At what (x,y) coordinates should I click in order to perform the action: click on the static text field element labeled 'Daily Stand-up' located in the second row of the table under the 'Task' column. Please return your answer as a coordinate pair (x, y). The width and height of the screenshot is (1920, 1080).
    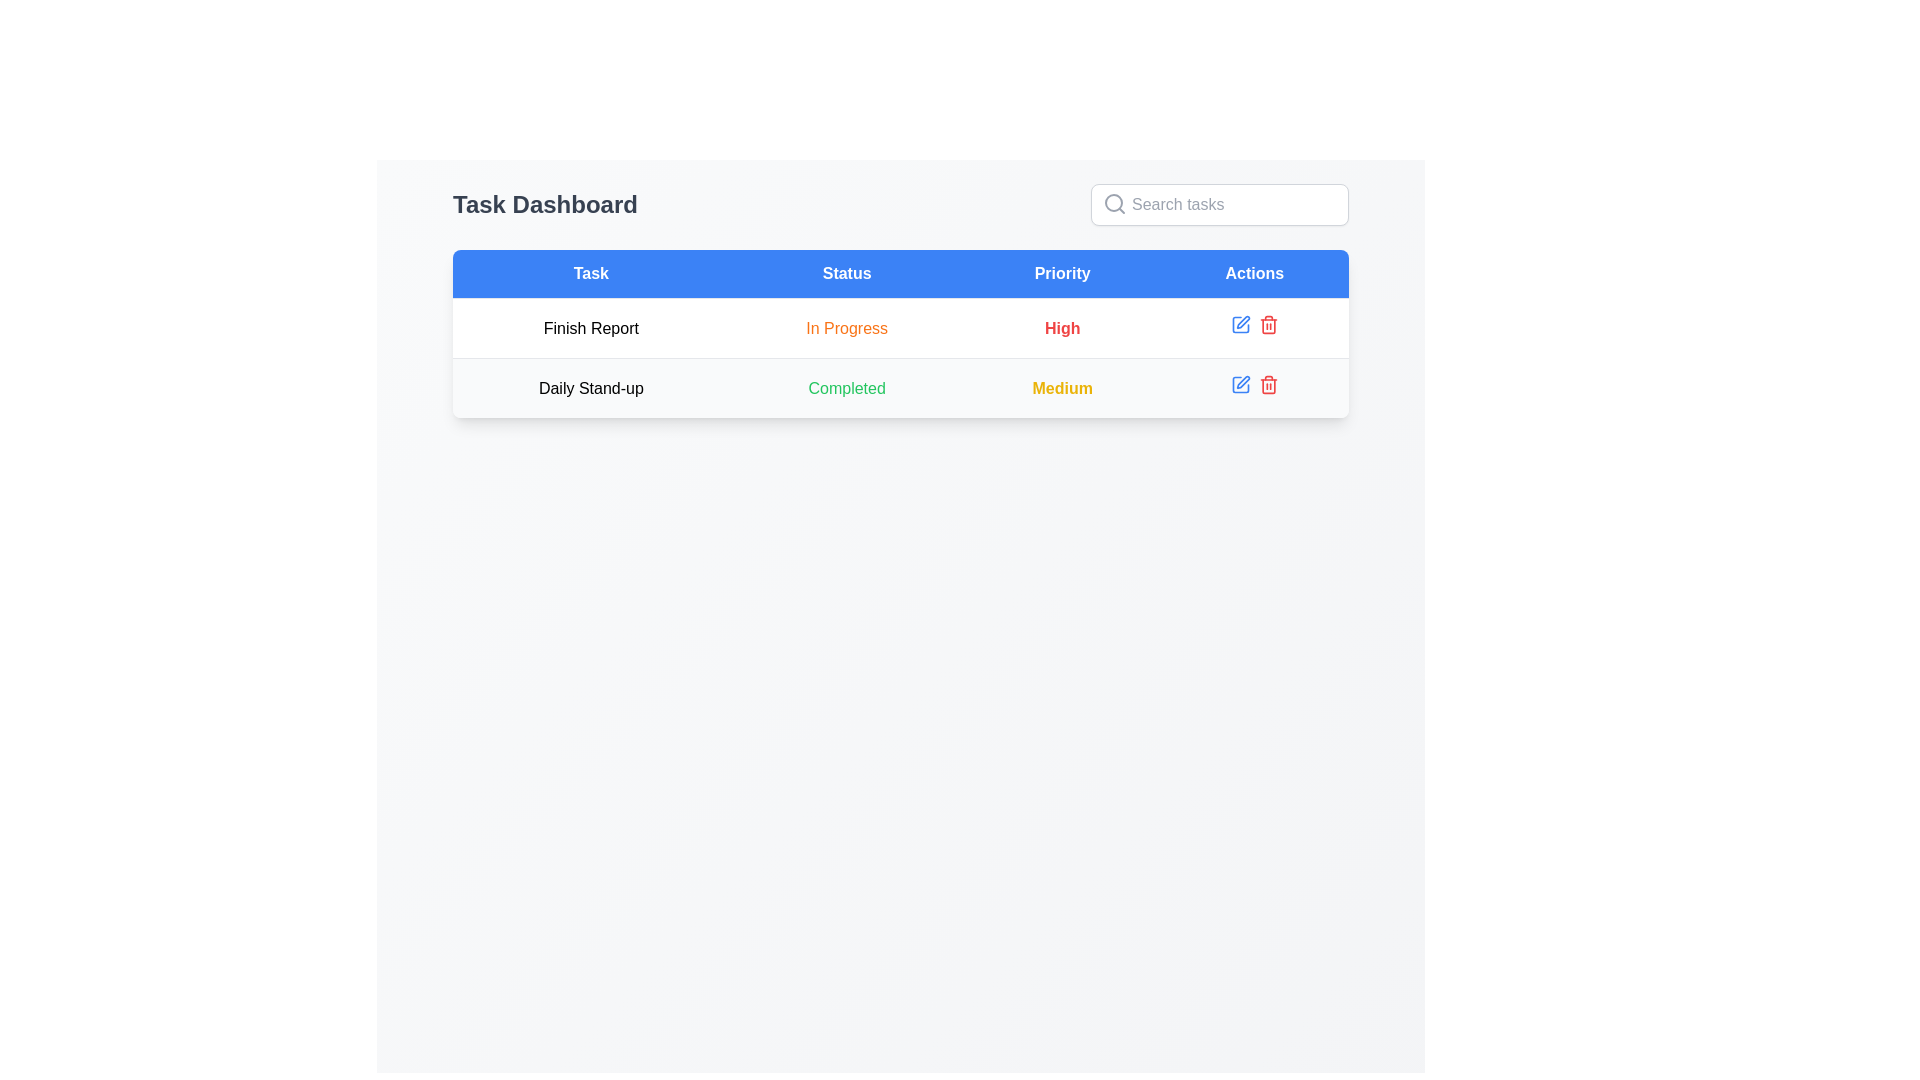
    Looking at the image, I should click on (590, 388).